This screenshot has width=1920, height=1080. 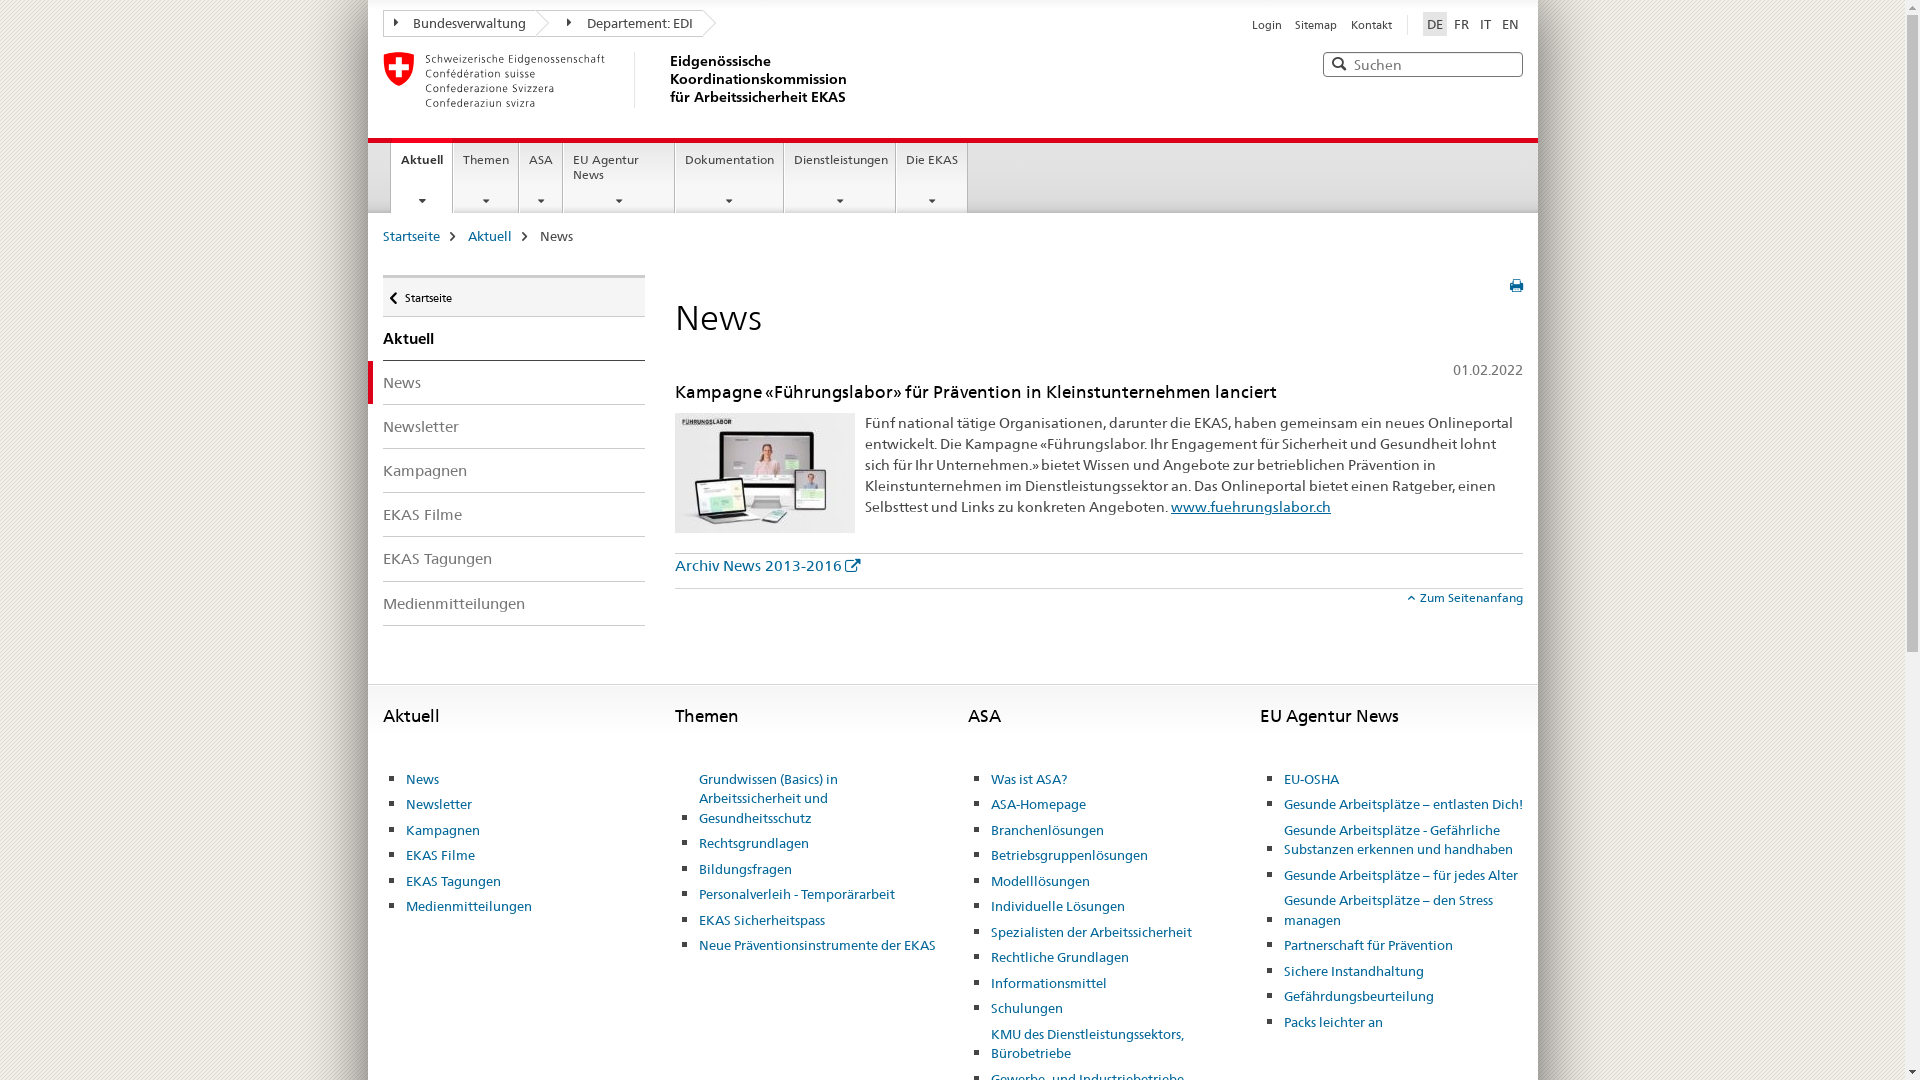 What do you see at coordinates (1353, 971) in the screenshot?
I see `'Sichere Instandhaltung'` at bounding box center [1353, 971].